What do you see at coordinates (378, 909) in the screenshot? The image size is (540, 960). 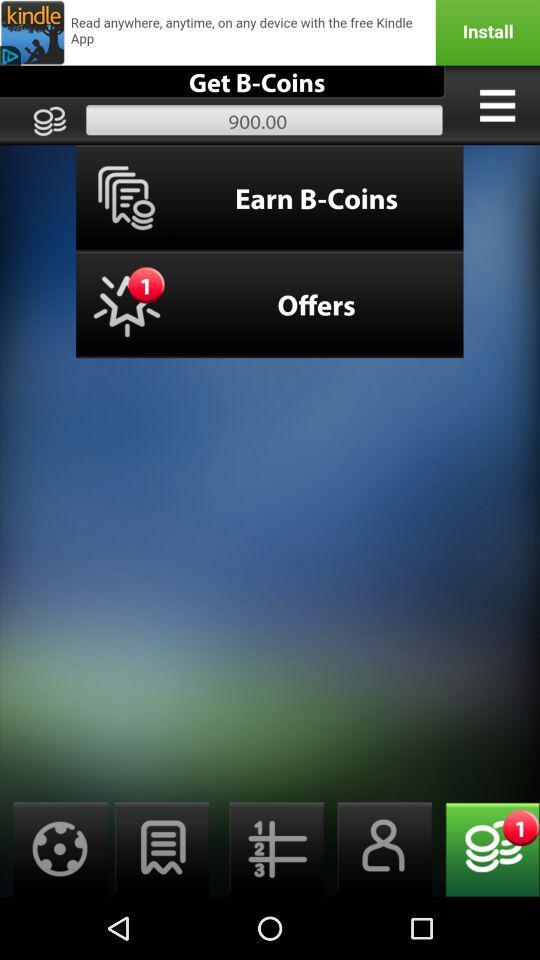 I see `the avatar icon` at bounding box center [378, 909].